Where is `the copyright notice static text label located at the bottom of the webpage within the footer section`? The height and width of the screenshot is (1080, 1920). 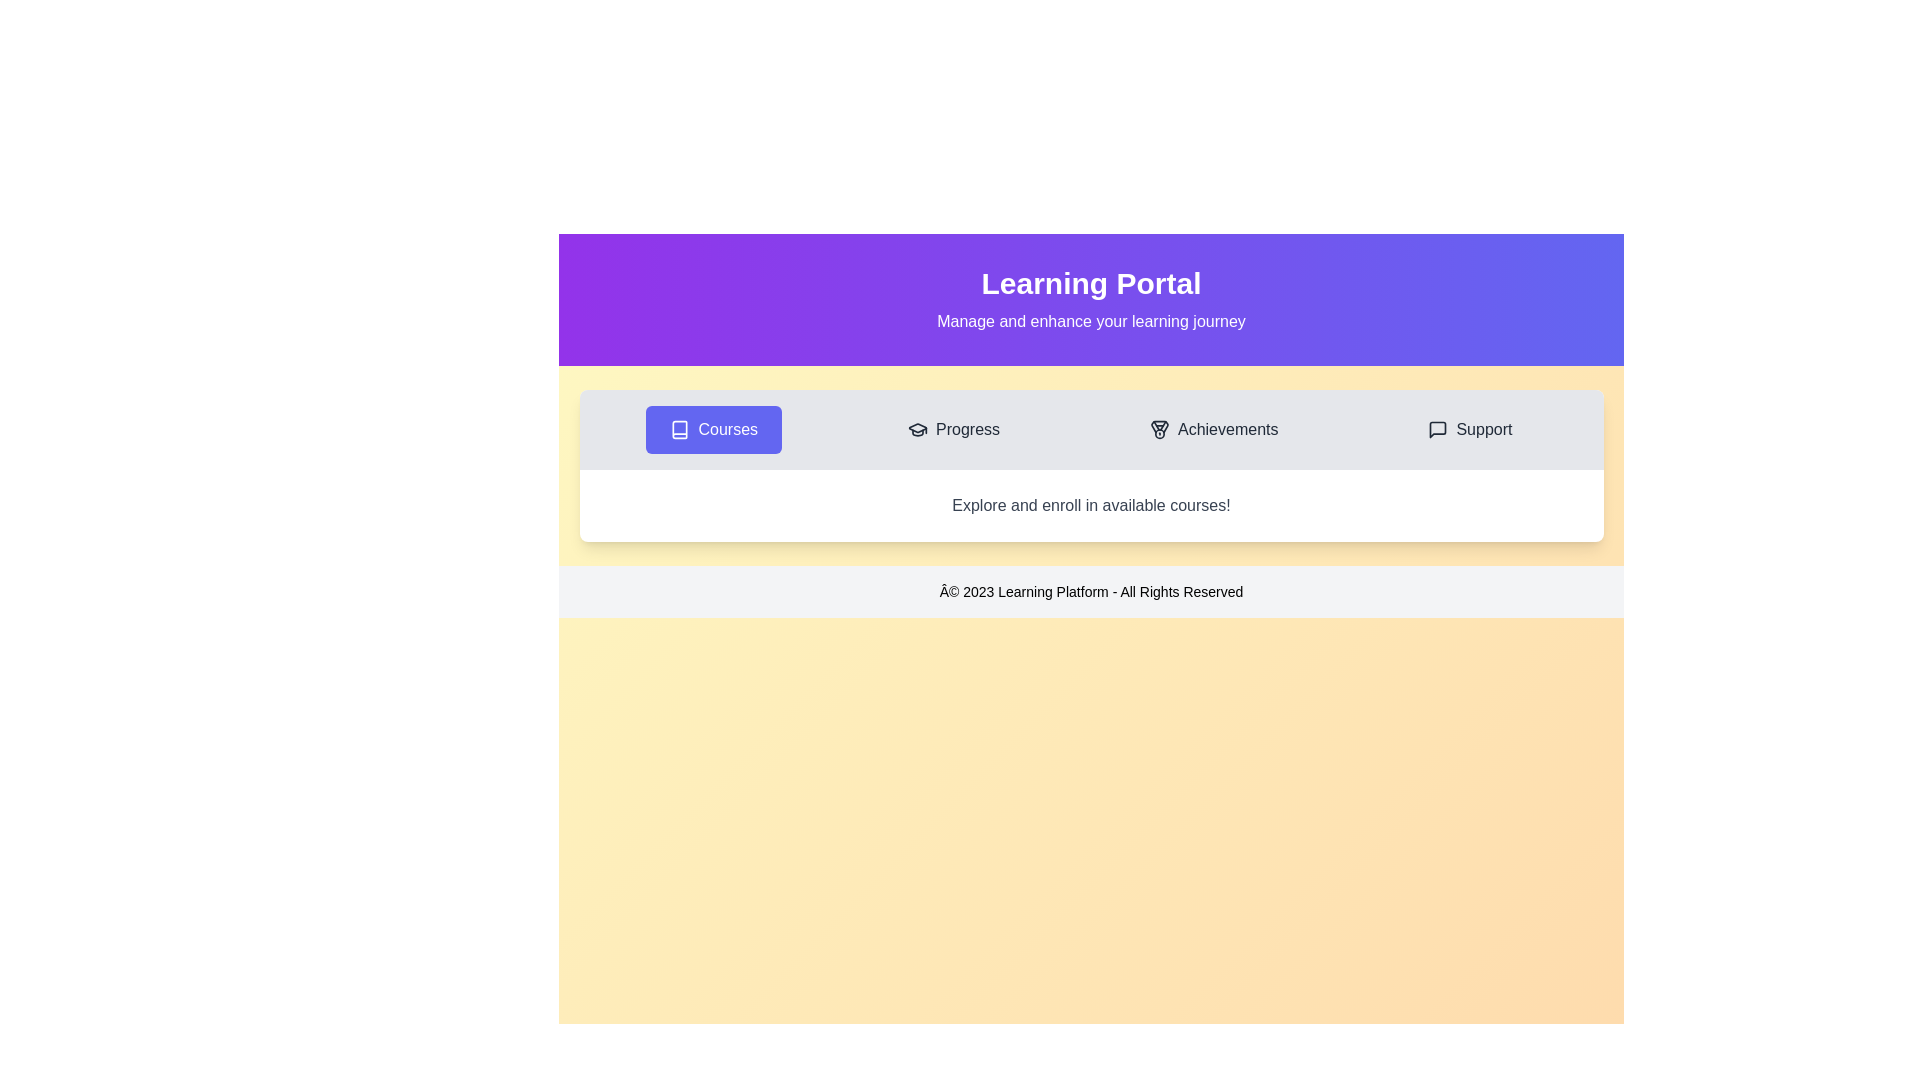 the copyright notice static text label located at the bottom of the webpage within the footer section is located at coordinates (1090, 590).